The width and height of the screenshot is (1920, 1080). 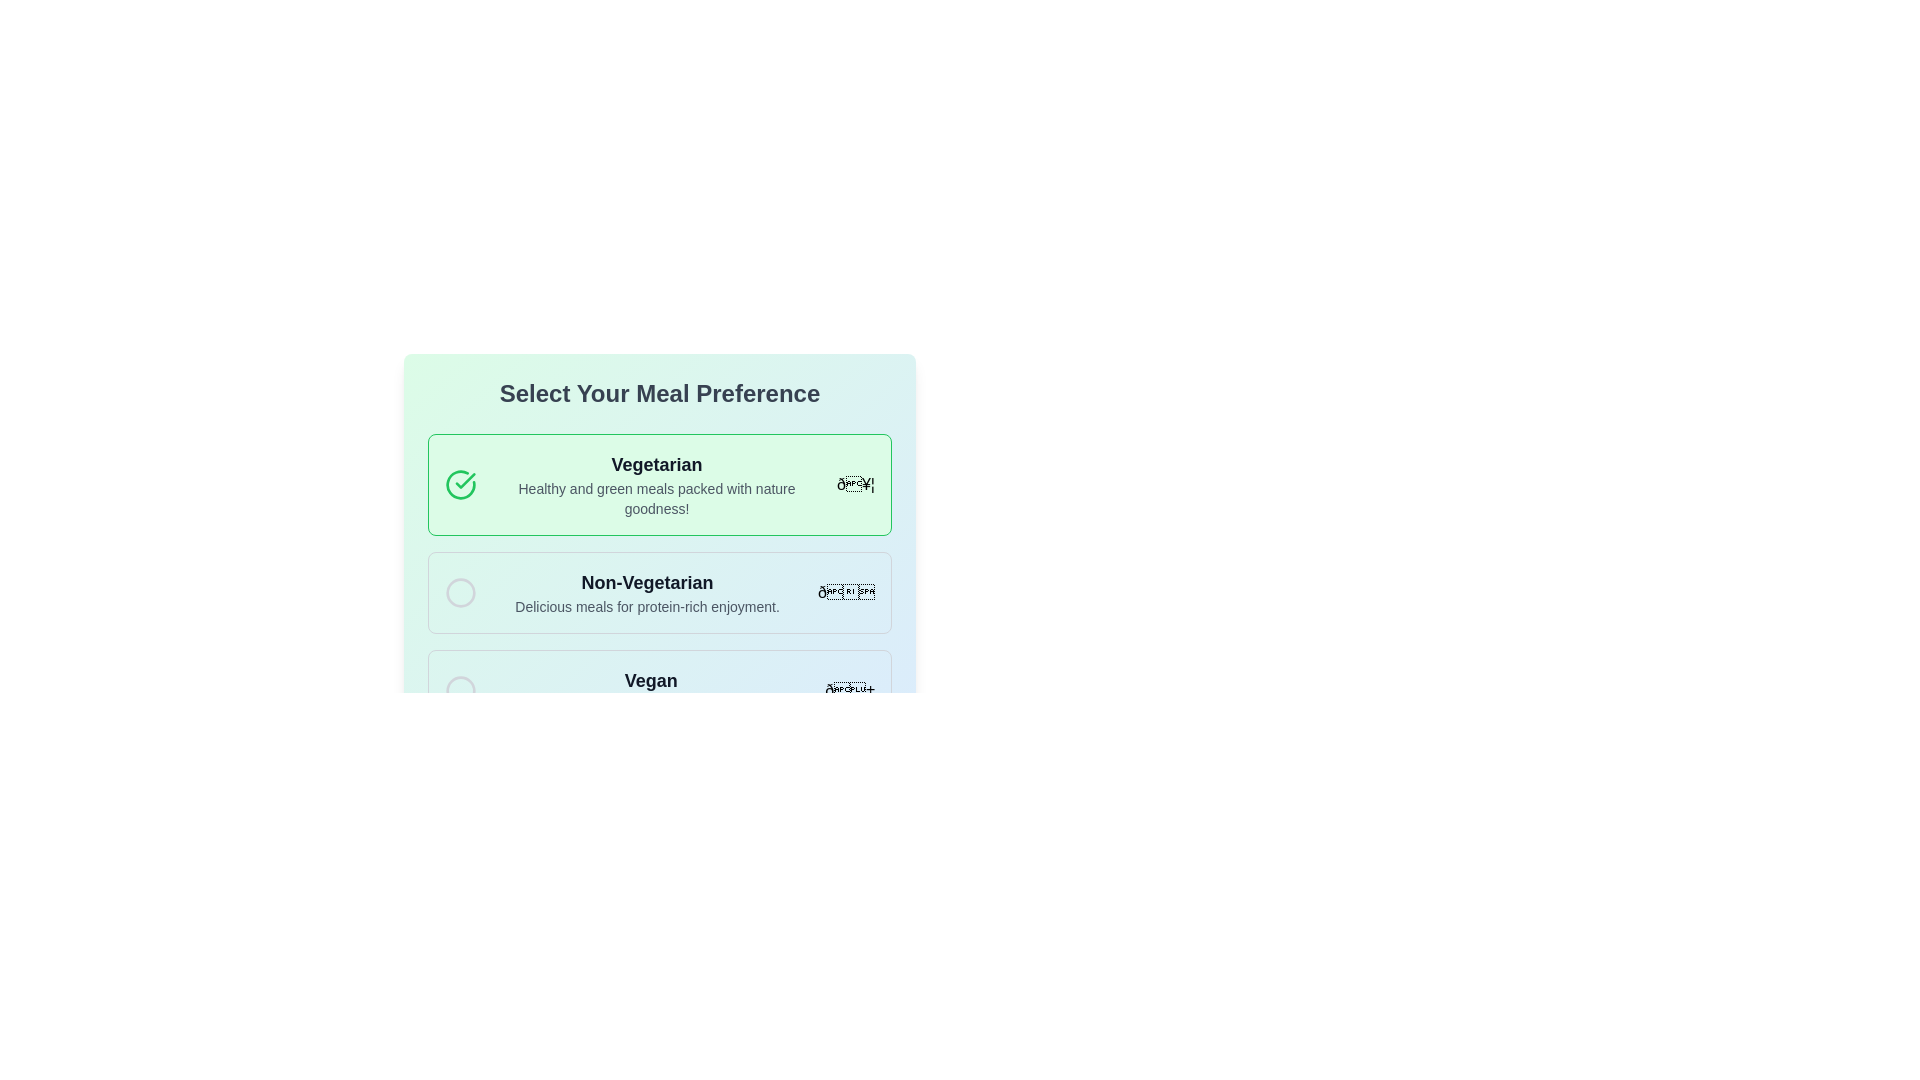 I want to click on the small text/icon '📦' located on the far-right side of the 'Vegetarian' choice card within the meal preferences list, so click(x=855, y=484).